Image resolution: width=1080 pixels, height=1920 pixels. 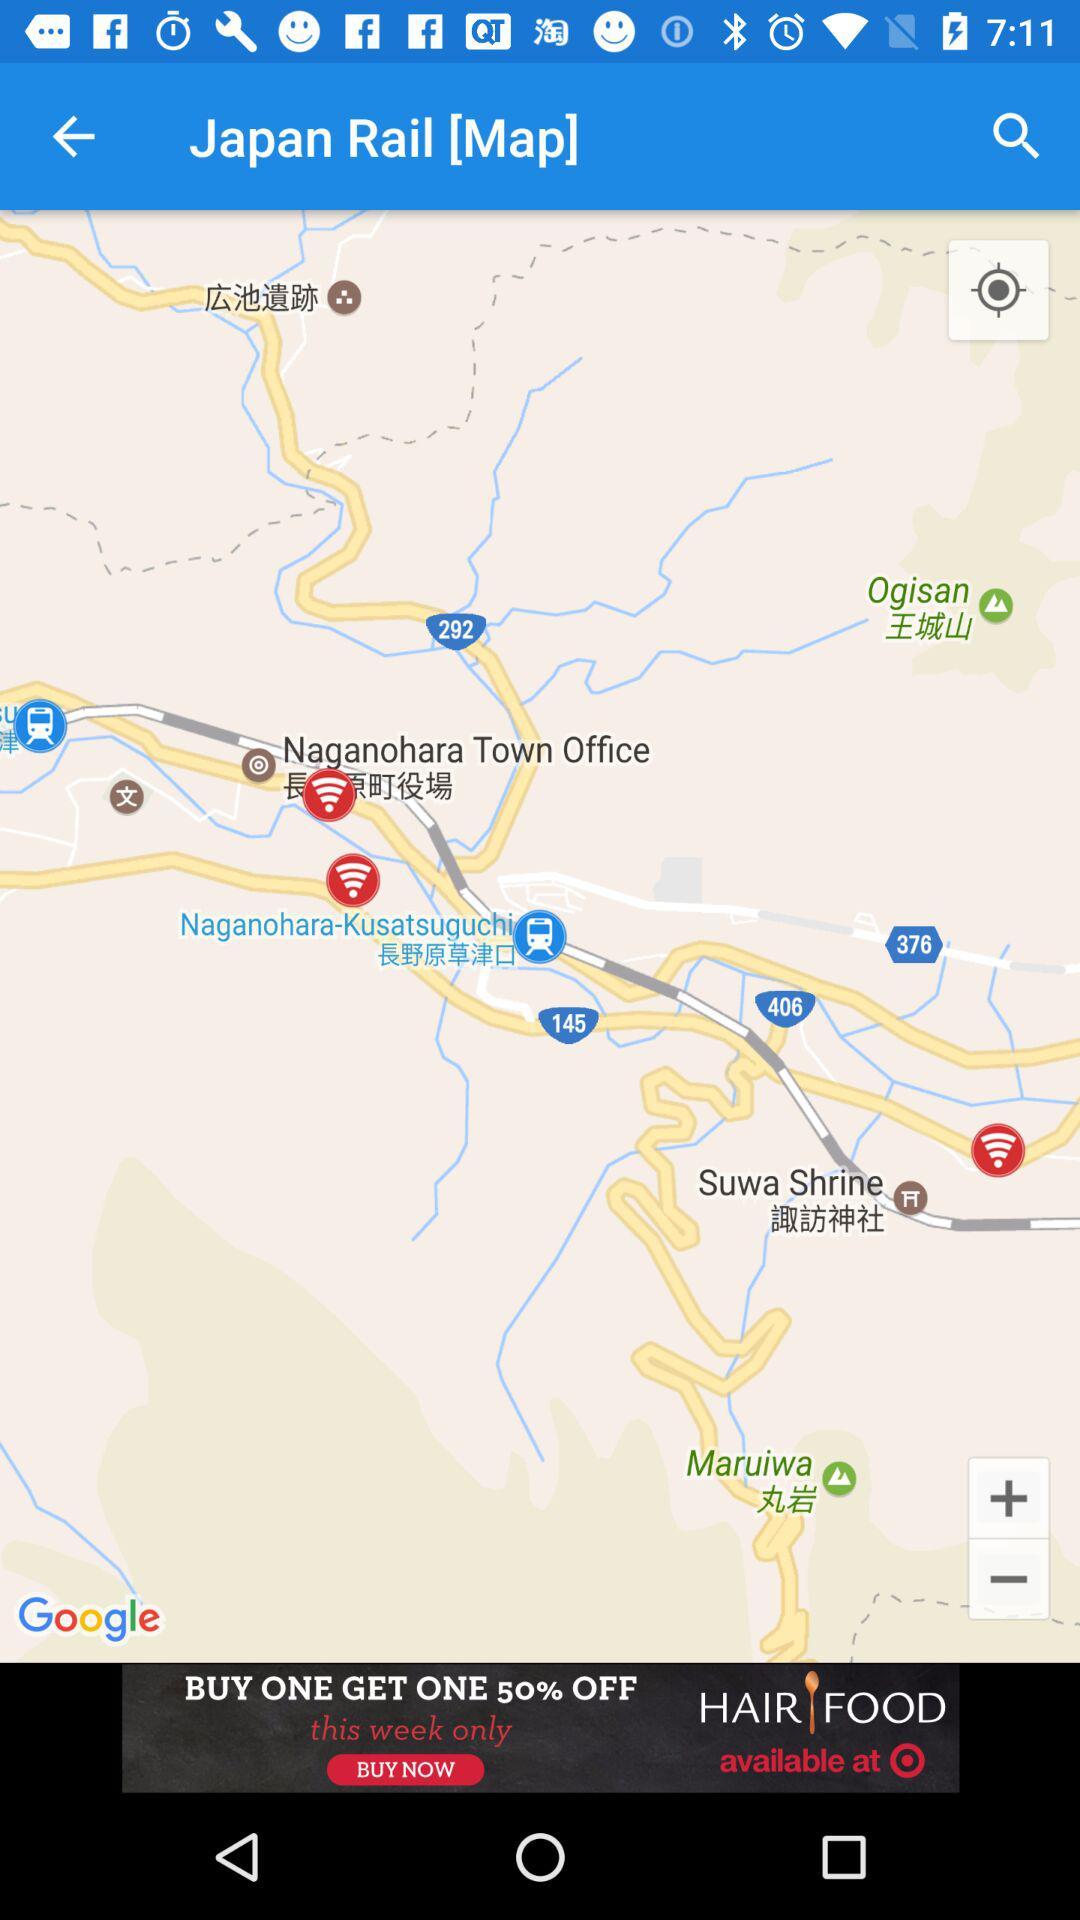 I want to click on the add icon, so click(x=1008, y=1497).